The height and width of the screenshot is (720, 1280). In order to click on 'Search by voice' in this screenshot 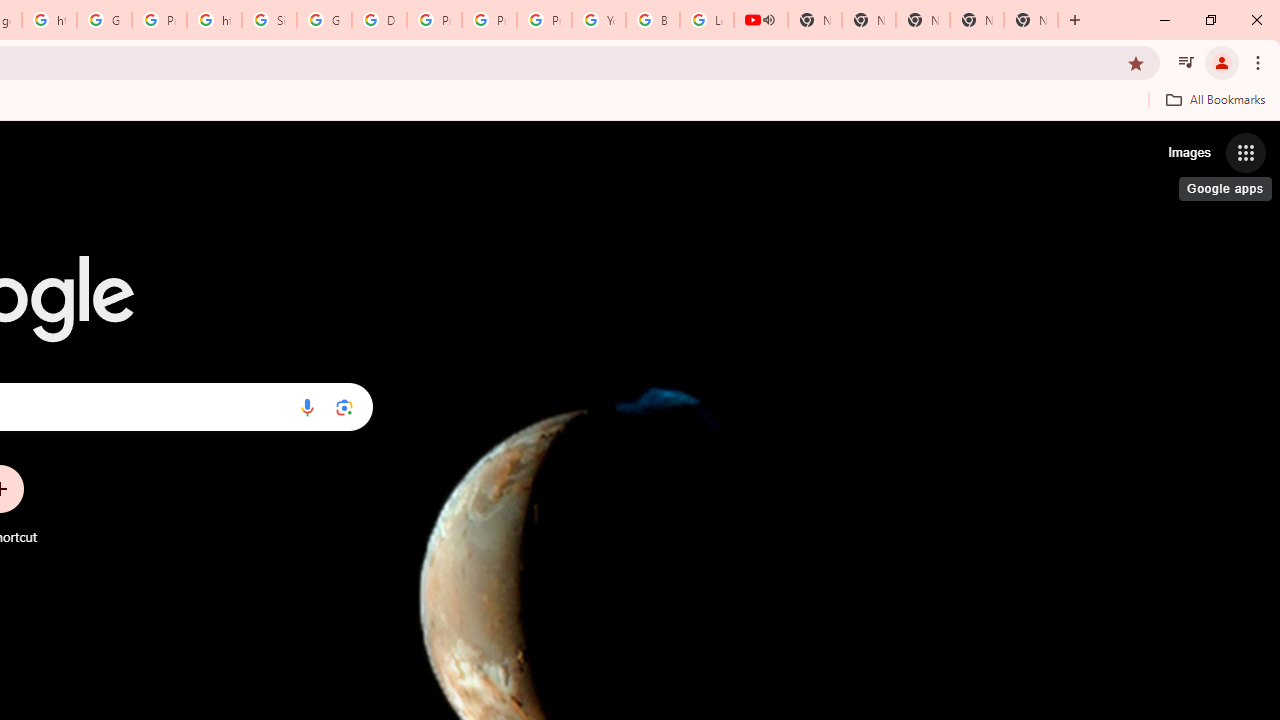, I will do `click(306, 406)`.